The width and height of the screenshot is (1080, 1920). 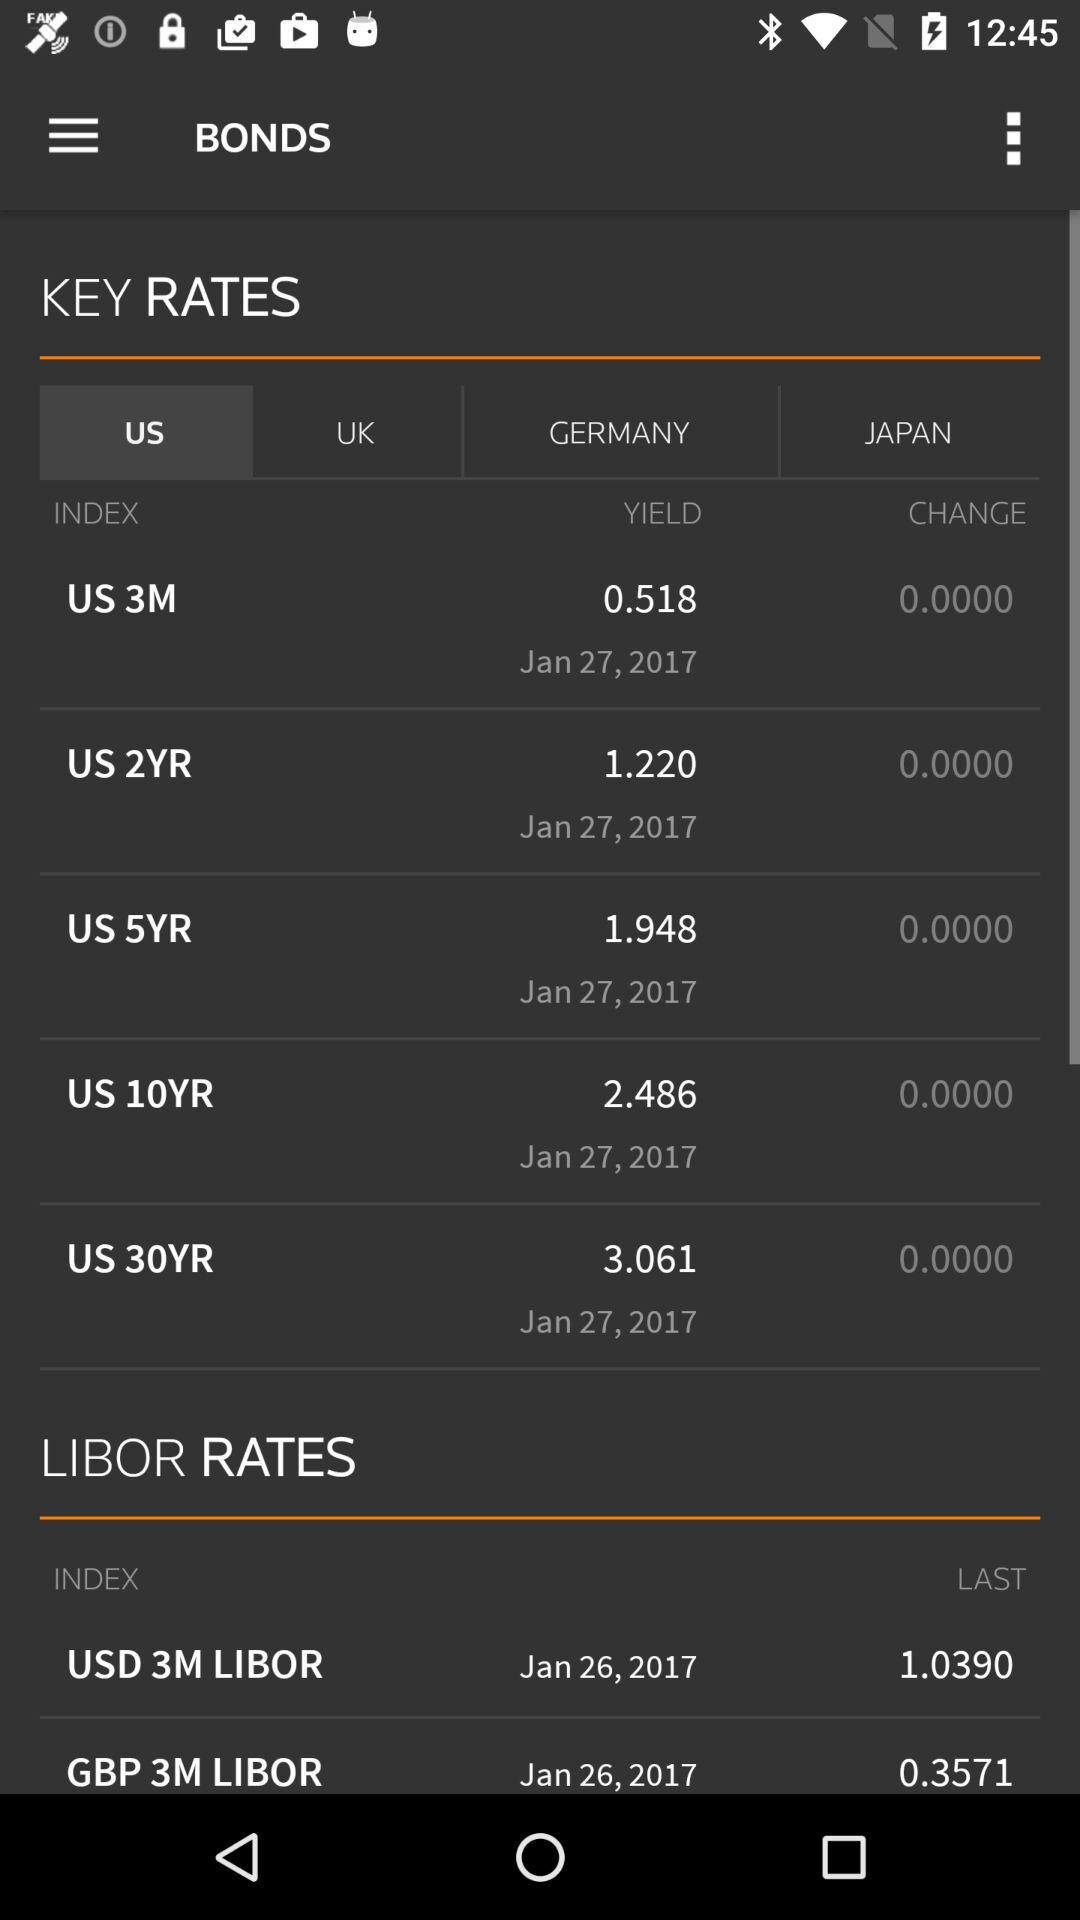 I want to click on text uk, so click(x=354, y=431).